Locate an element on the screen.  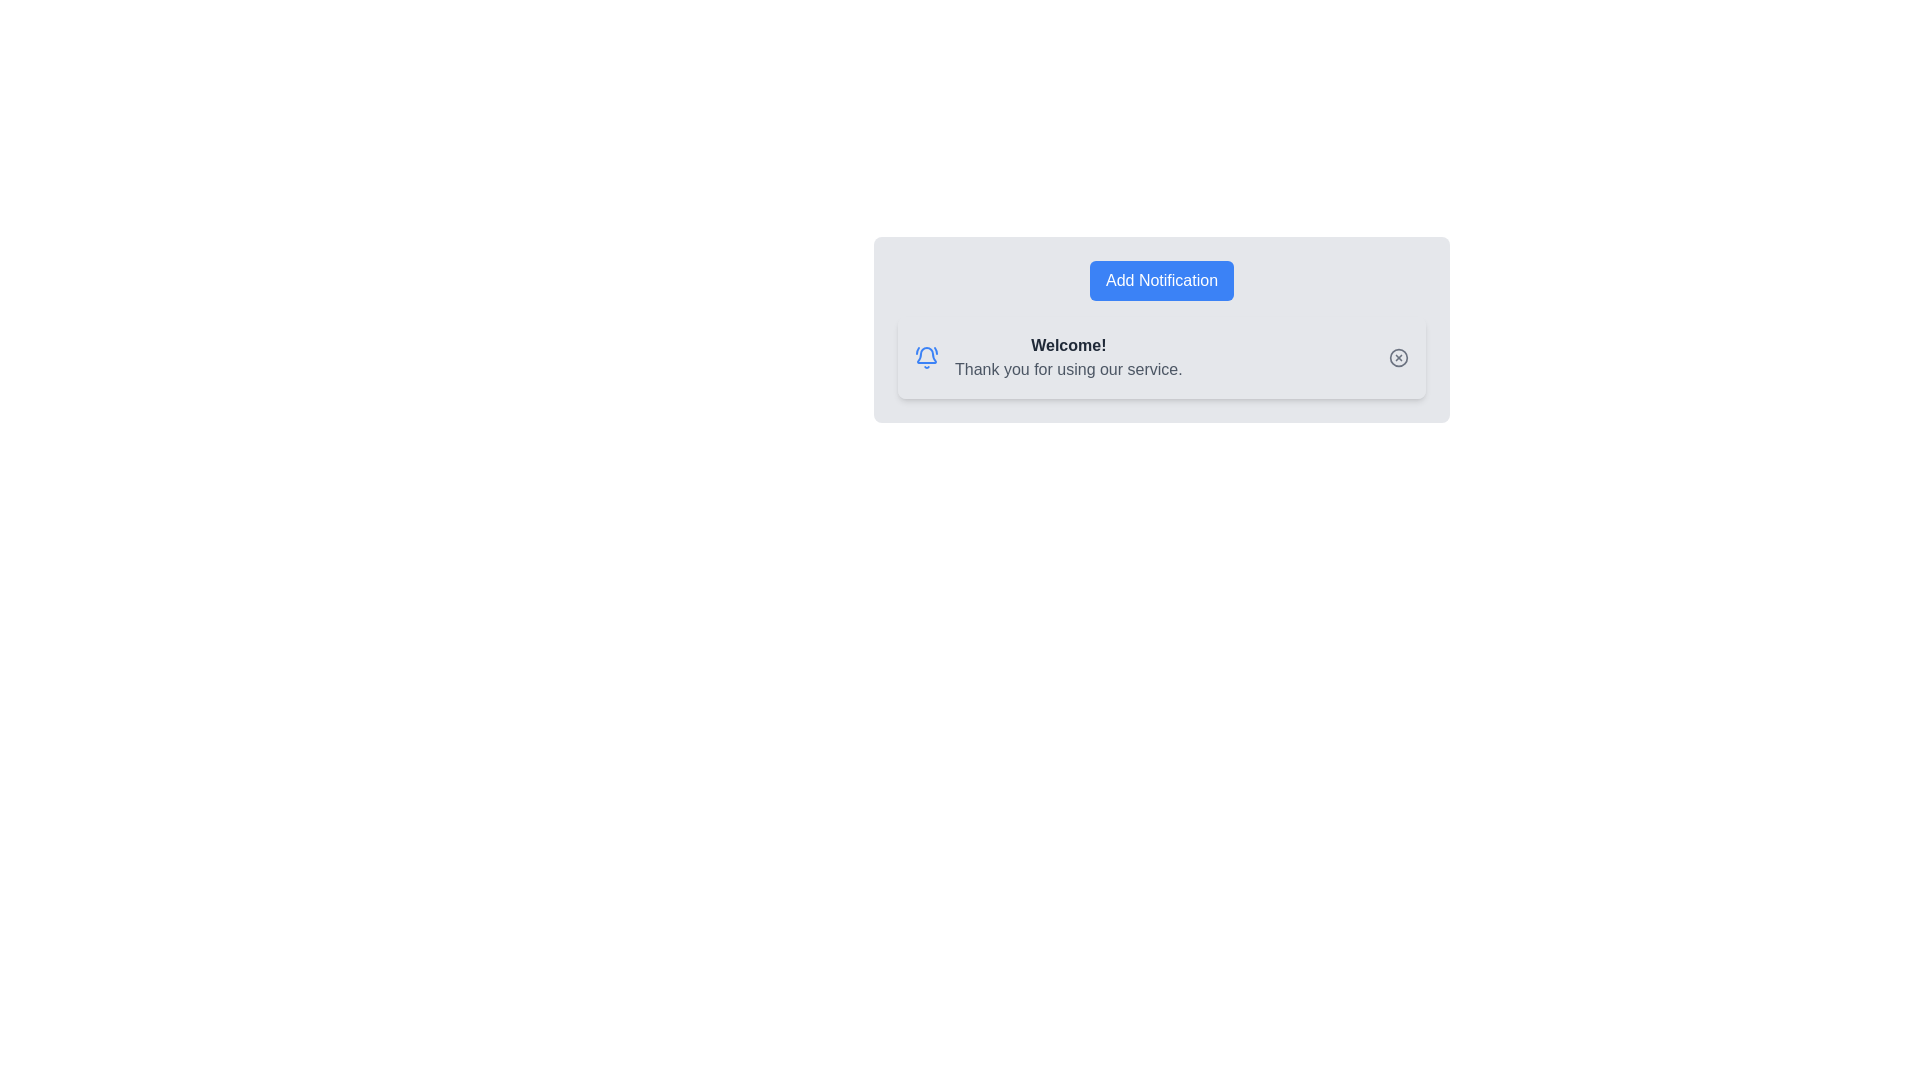
notification text displayed in the white notification box with a blue background and shadow effect, located below the 'Add Notification' button is located at coordinates (1161, 357).